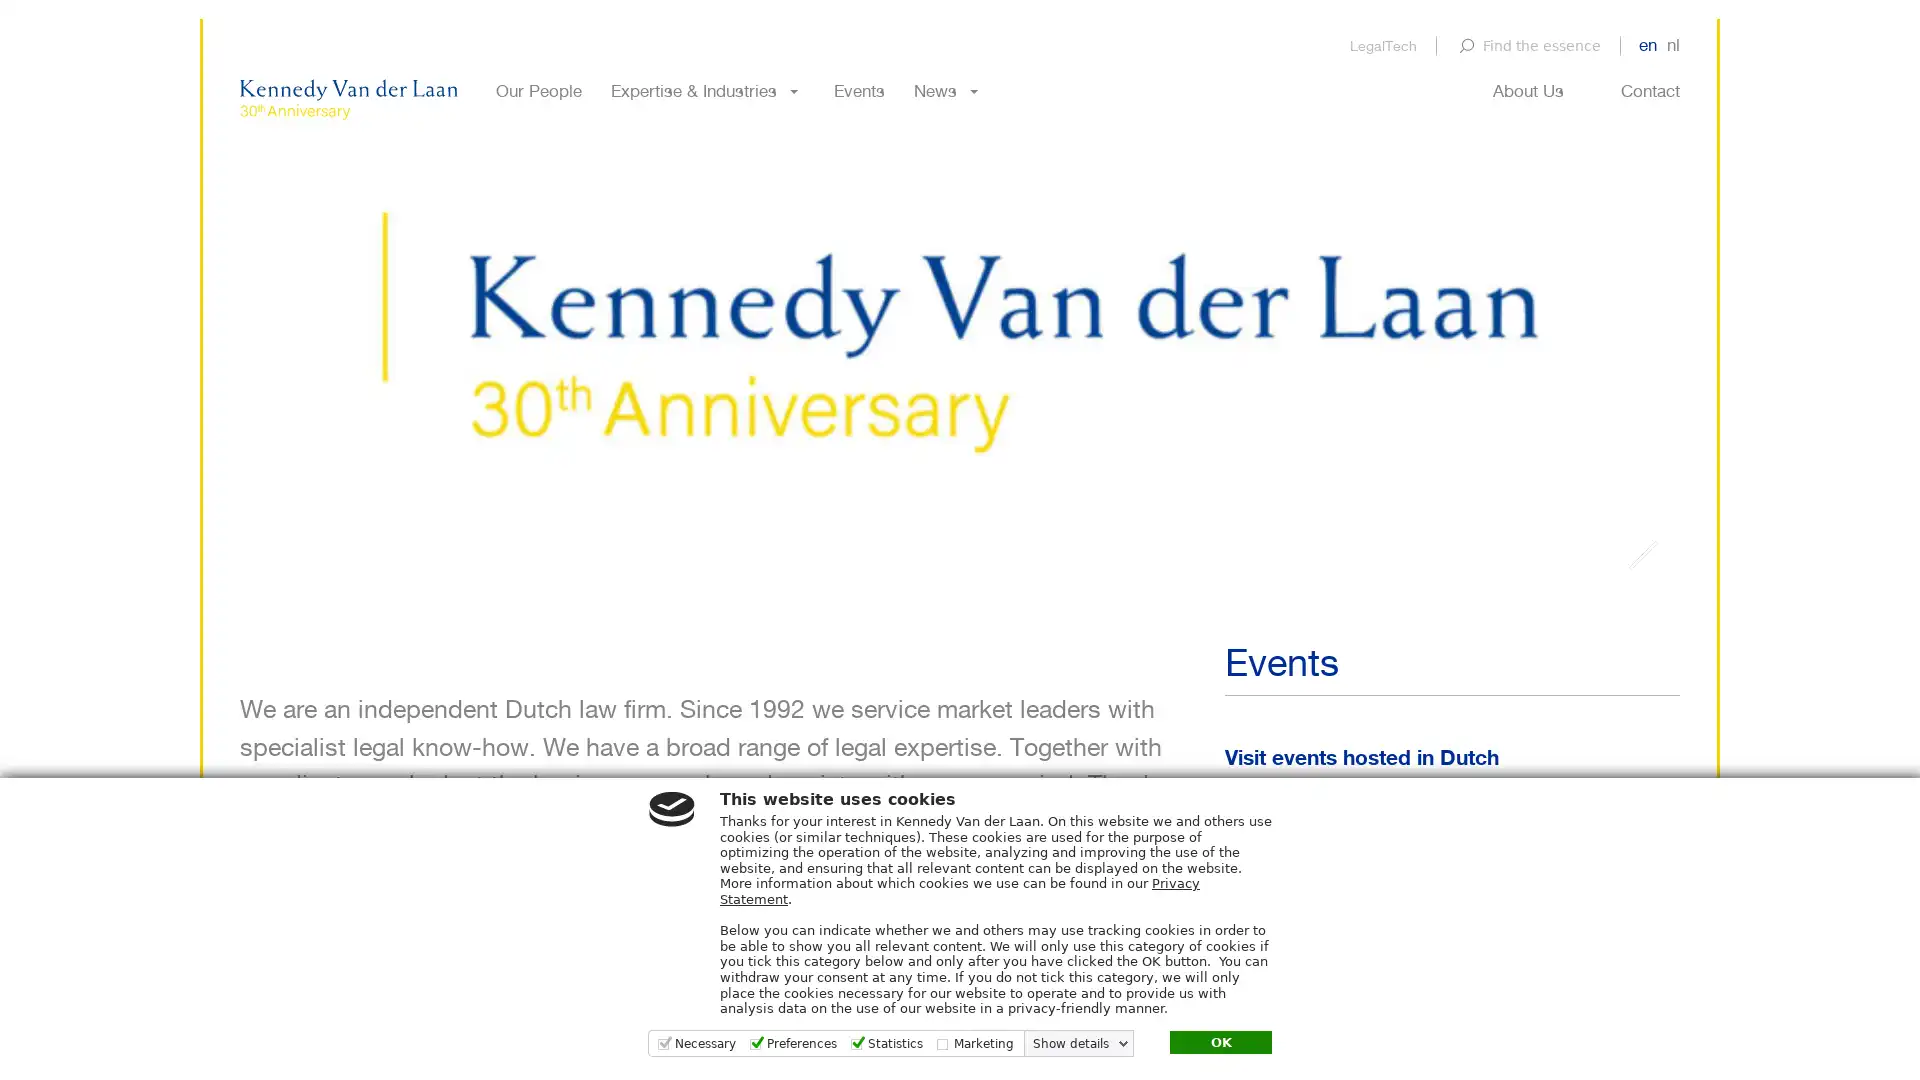 Image resolution: width=1920 pixels, height=1080 pixels. I want to click on mute, so click(1643, 640).